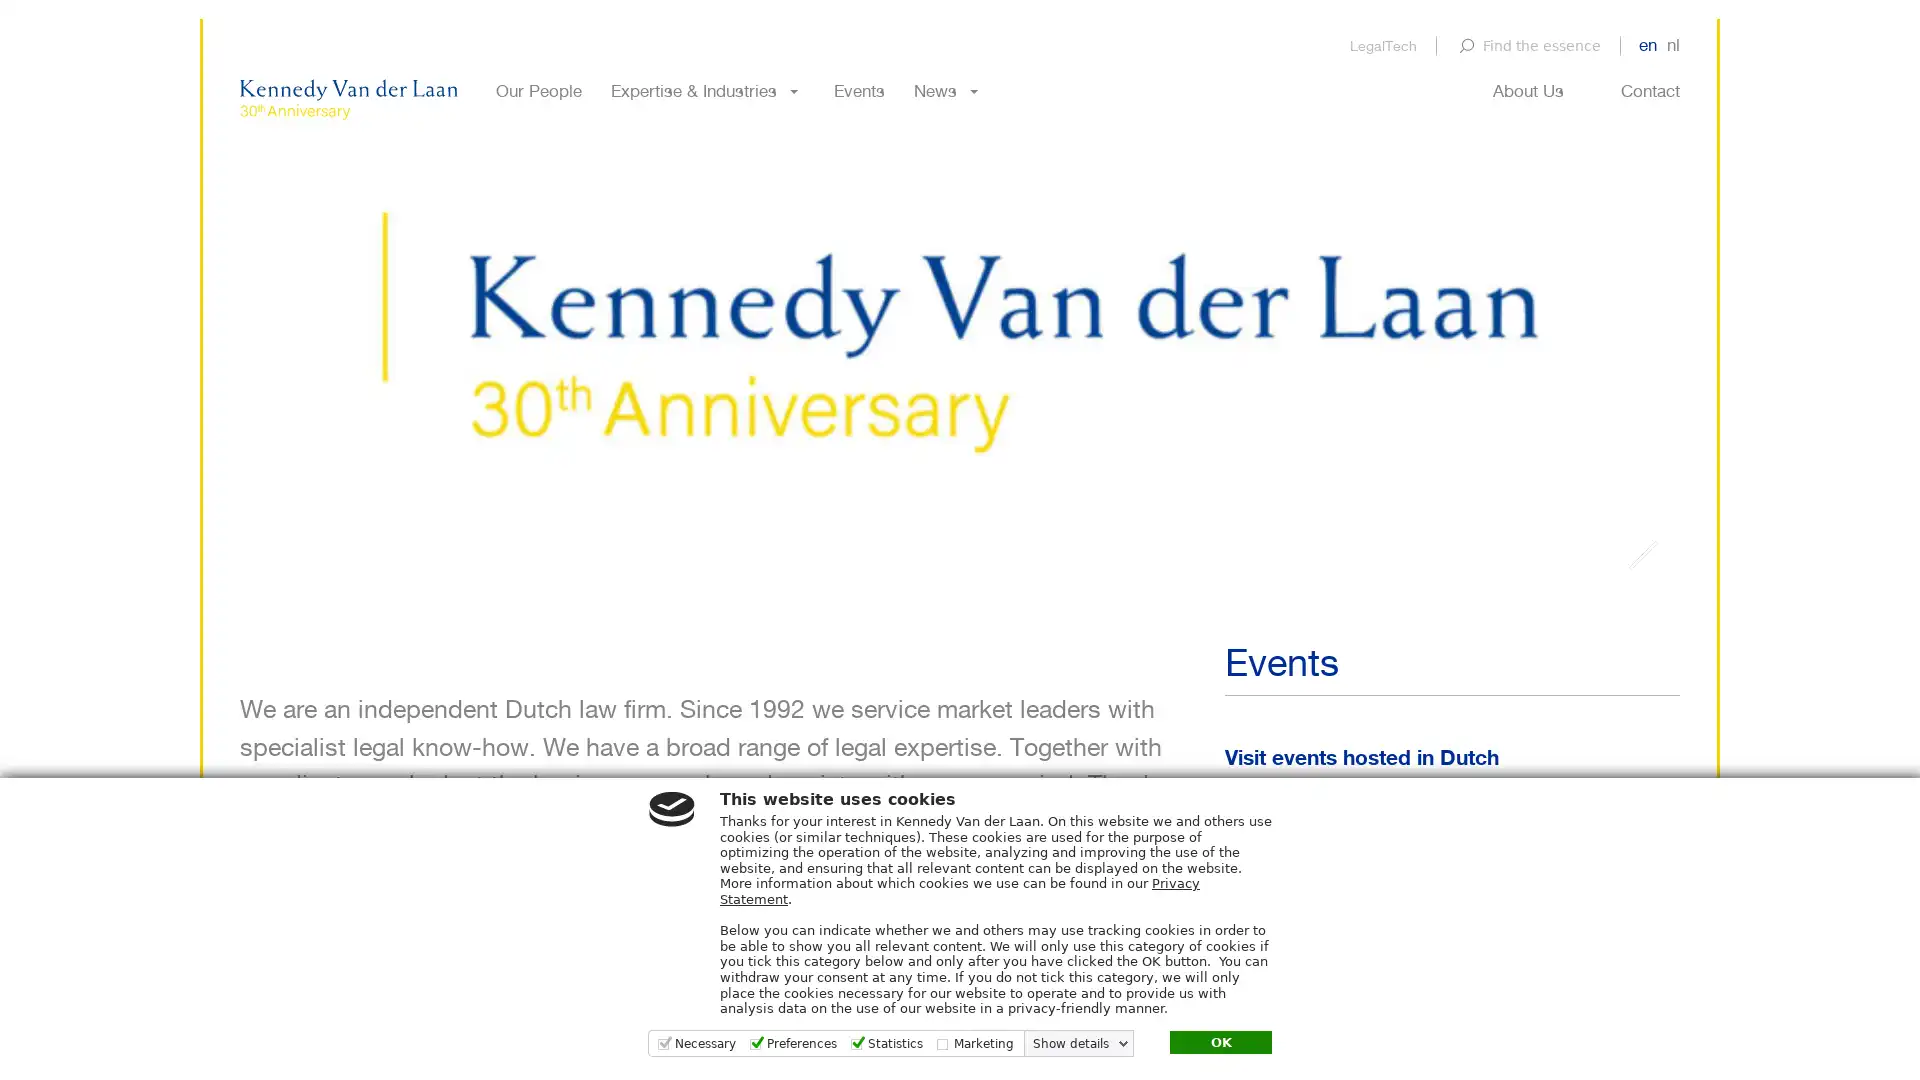 Image resolution: width=1920 pixels, height=1080 pixels. I want to click on mute, so click(1643, 640).